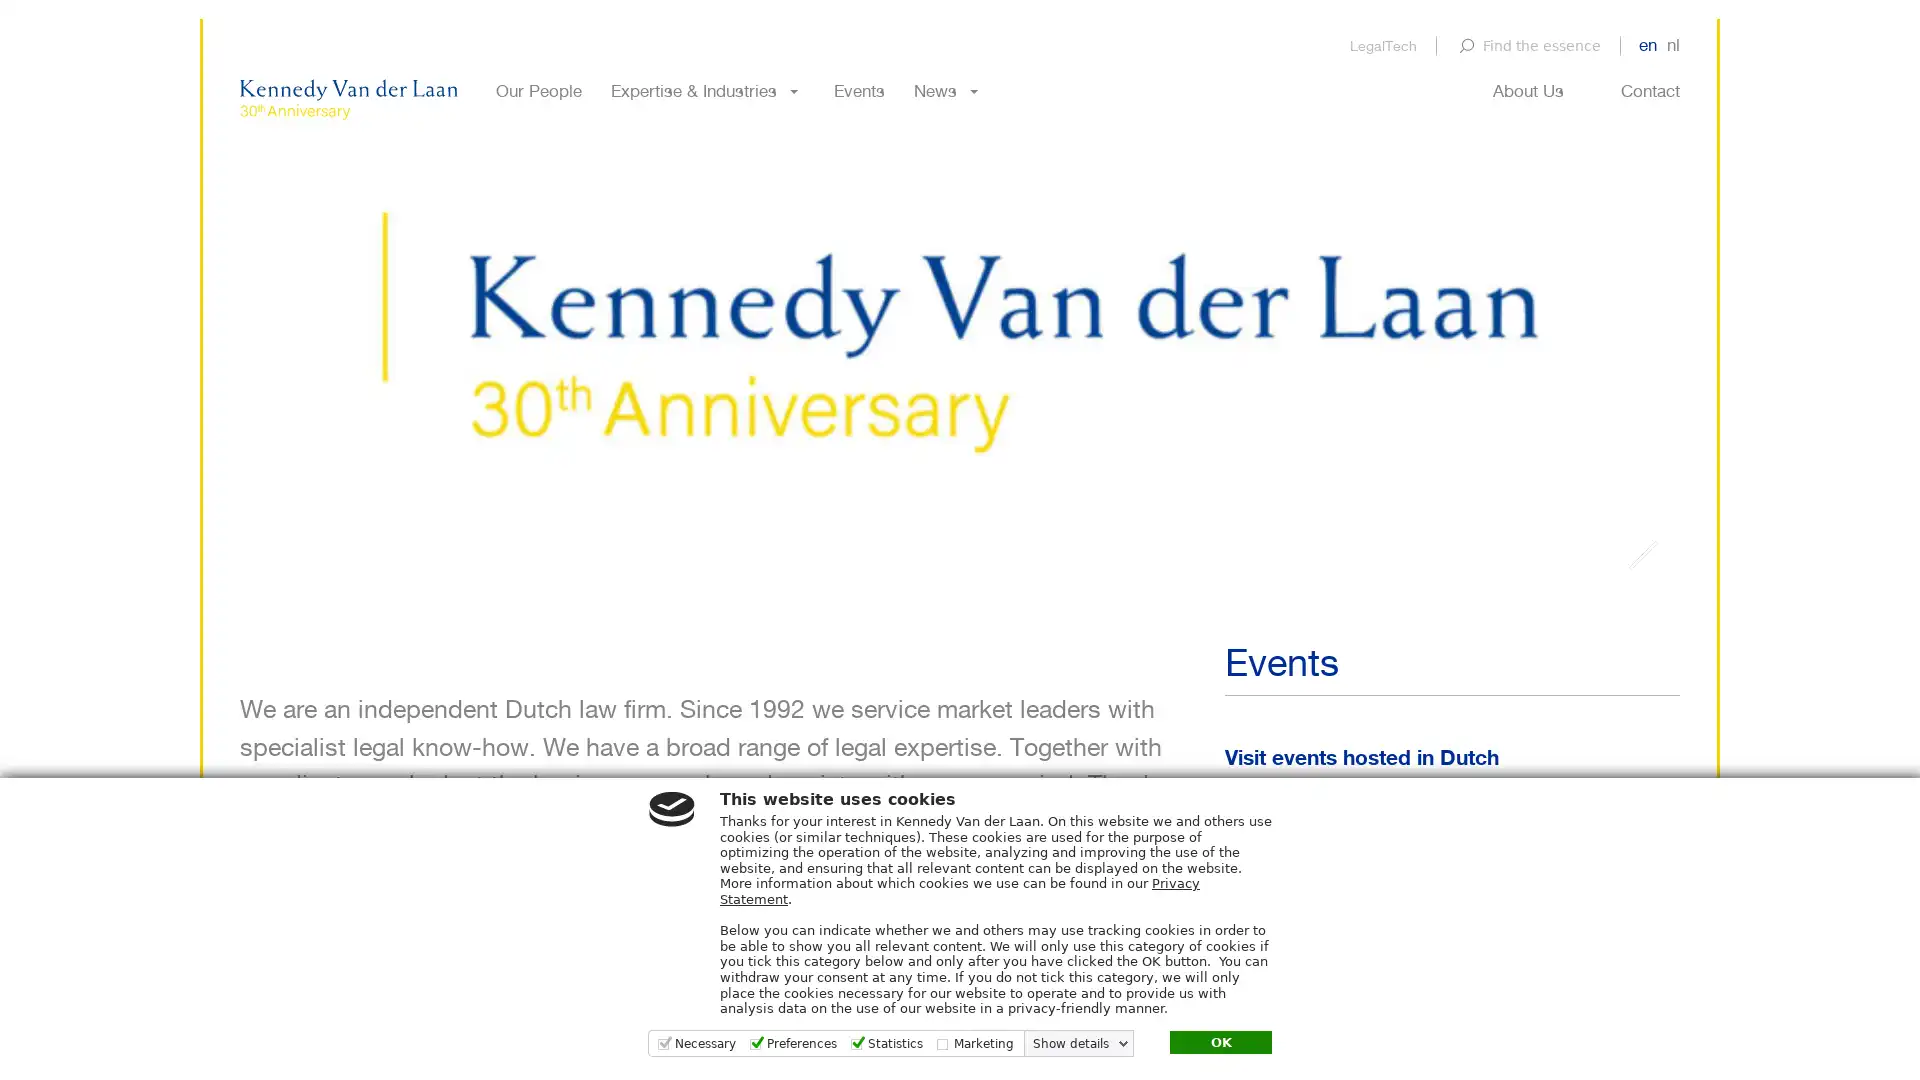 Image resolution: width=1920 pixels, height=1080 pixels. I want to click on mute, so click(1643, 640).